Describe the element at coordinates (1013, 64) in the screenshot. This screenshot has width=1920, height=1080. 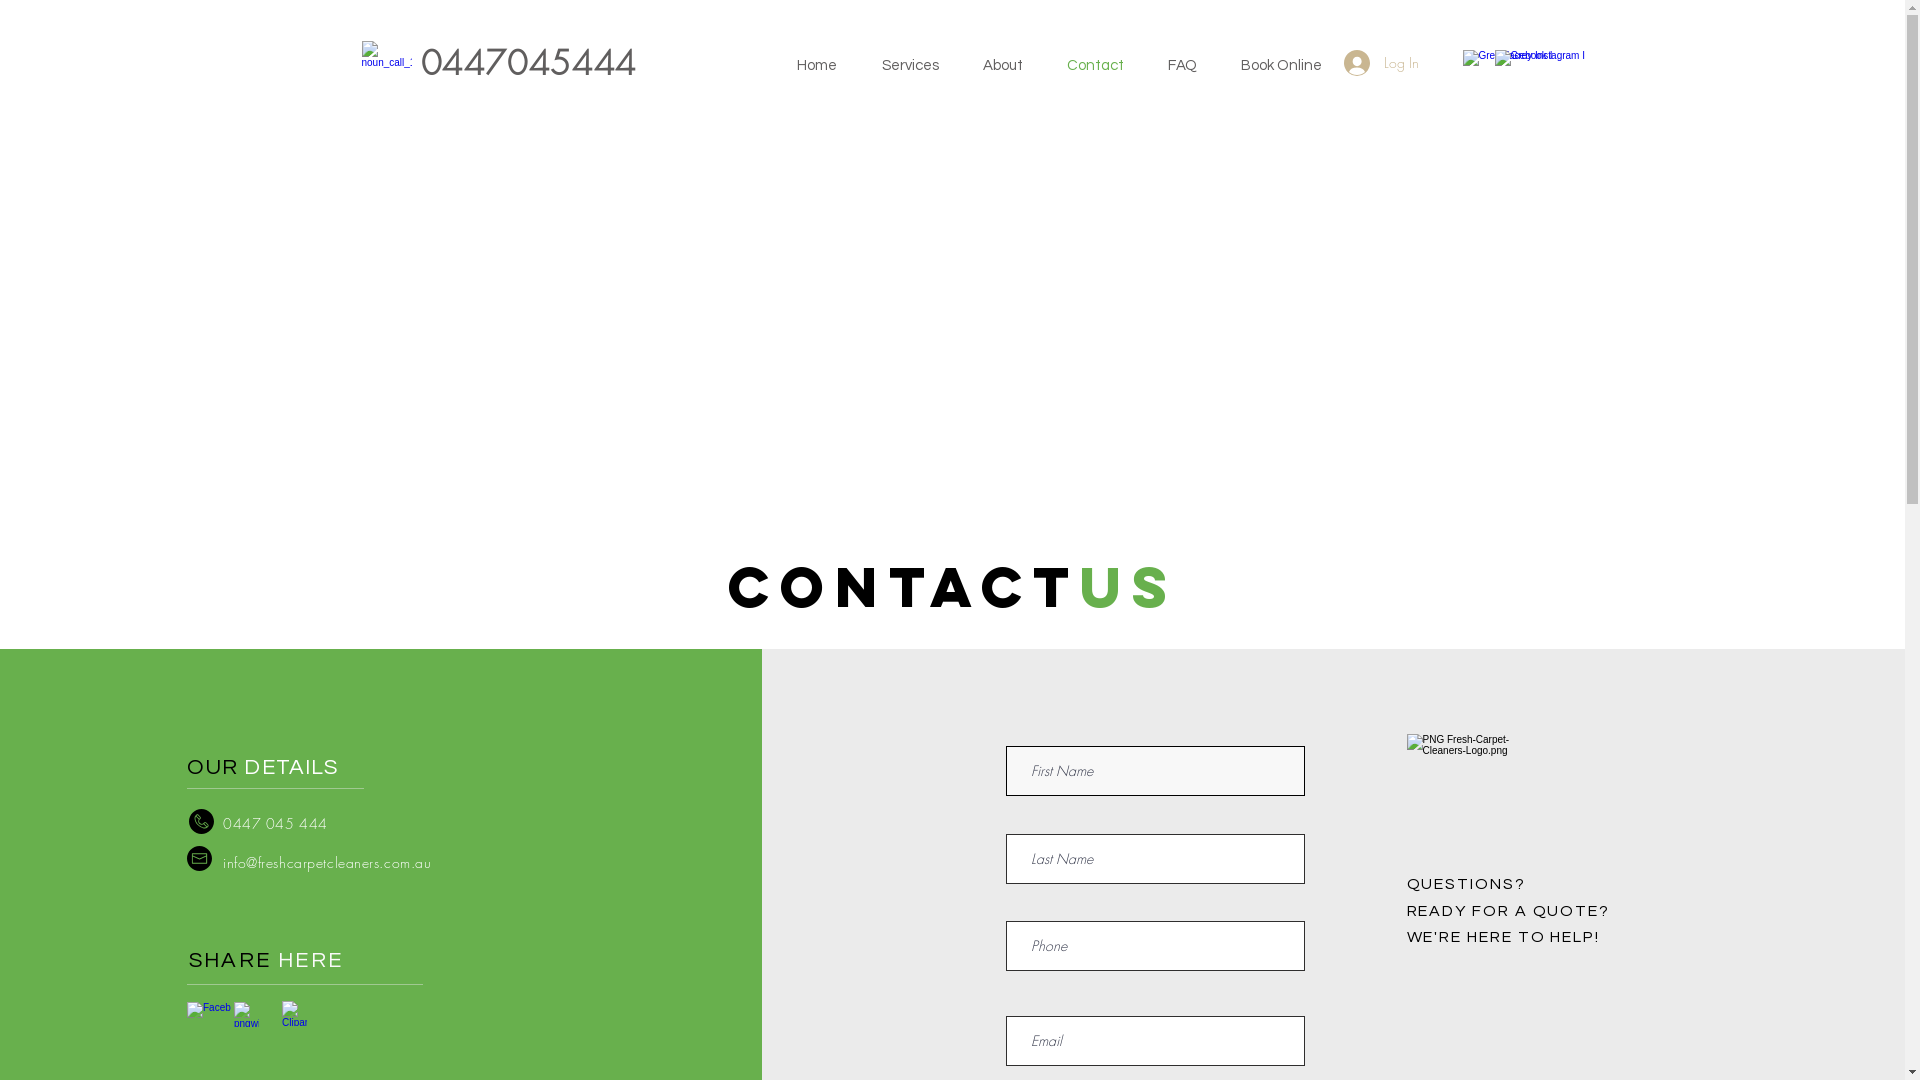
I see `'About'` at that location.